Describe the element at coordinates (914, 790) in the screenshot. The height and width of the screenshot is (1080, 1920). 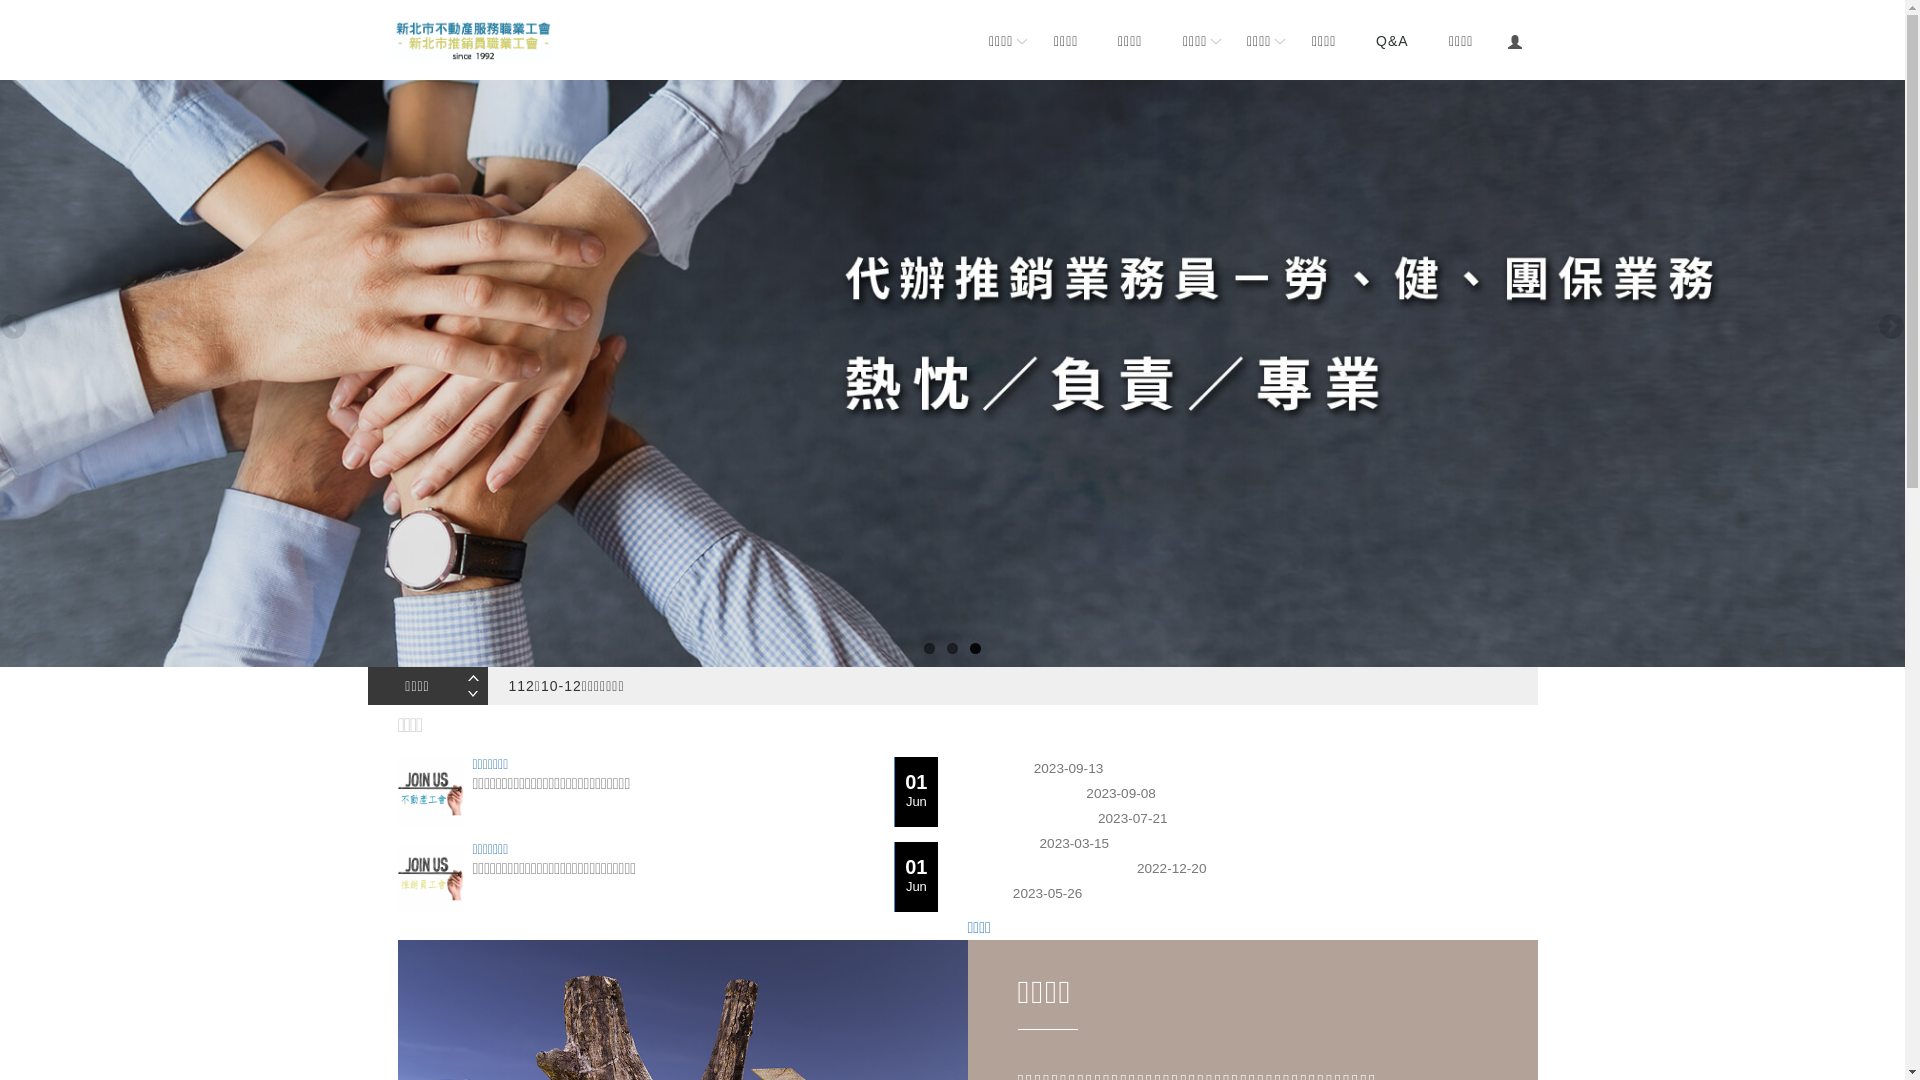
I see `'01` at that location.